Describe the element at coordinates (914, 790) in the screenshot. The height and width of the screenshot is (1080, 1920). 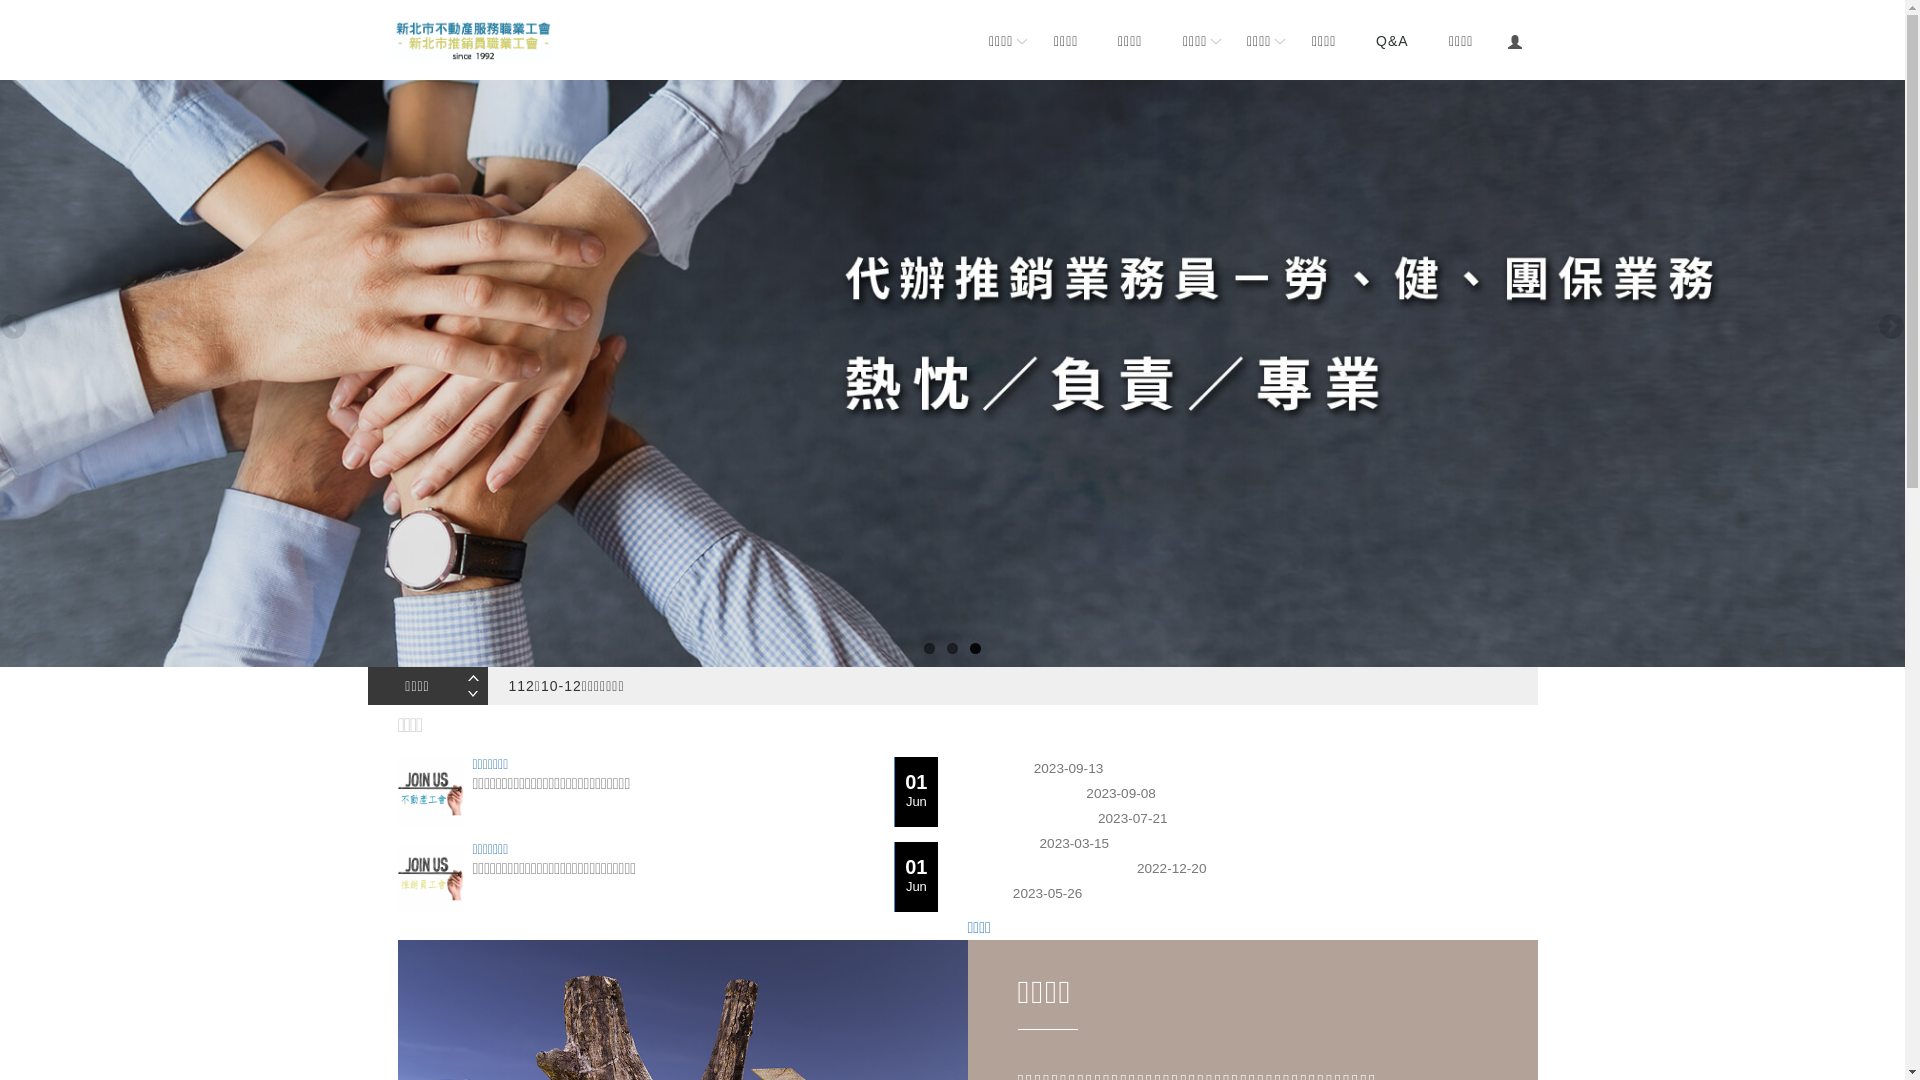
I see `'01` at that location.